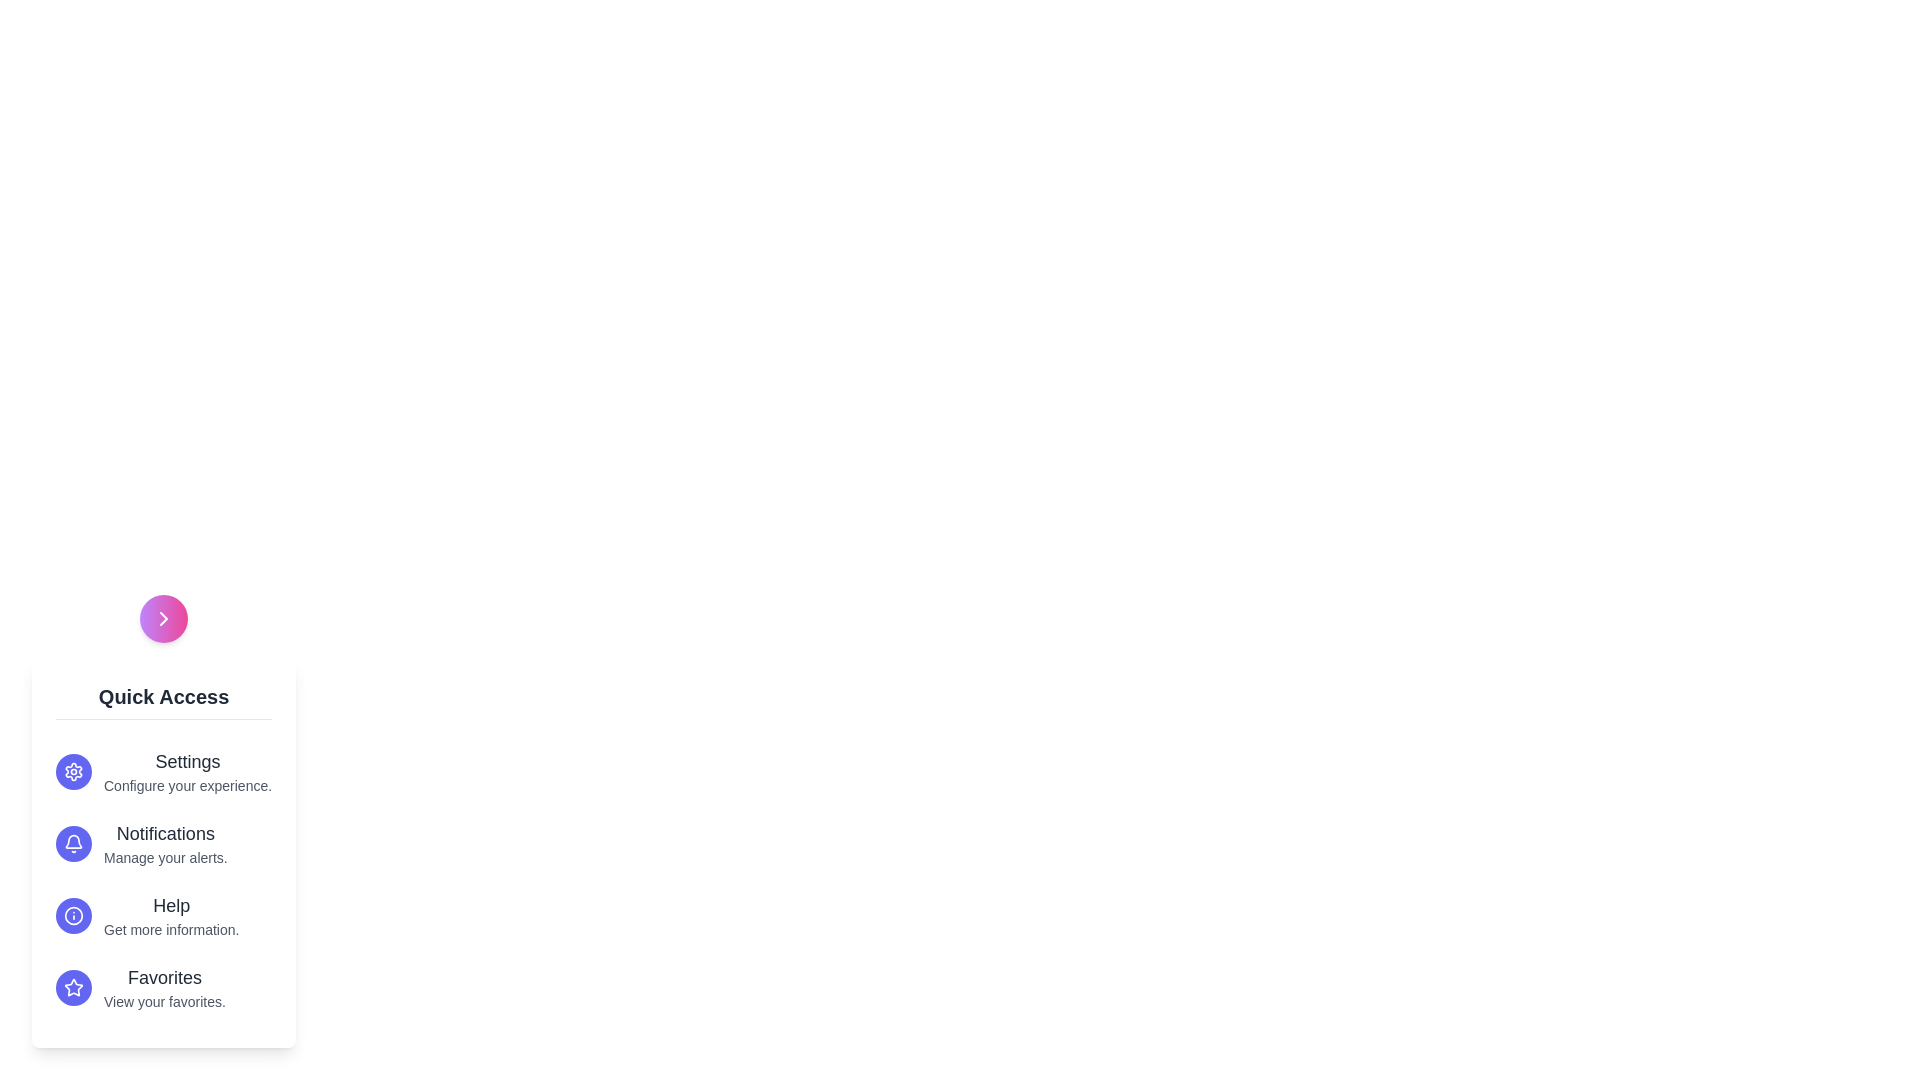  Describe the element at coordinates (163, 700) in the screenshot. I see `the 'Quick Access' header text` at that location.